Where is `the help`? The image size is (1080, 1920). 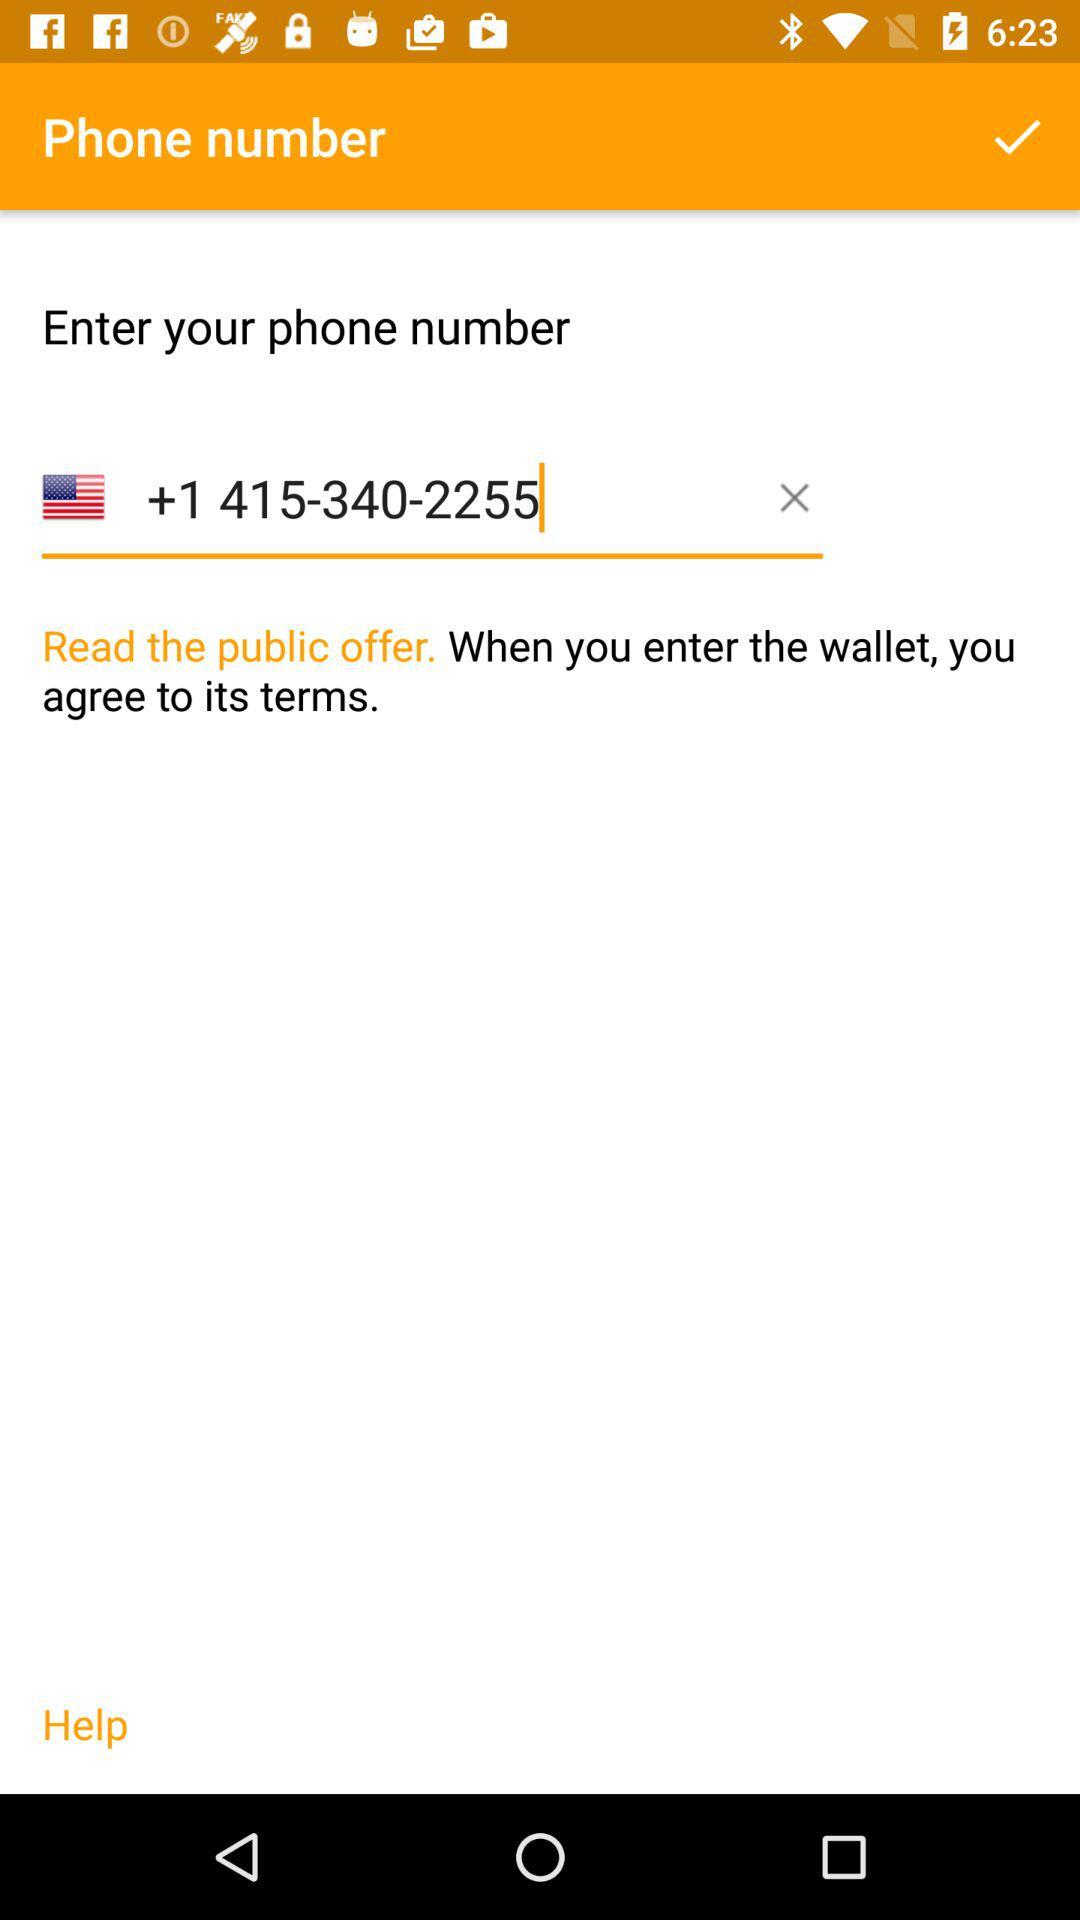 the help is located at coordinates (84, 1743).